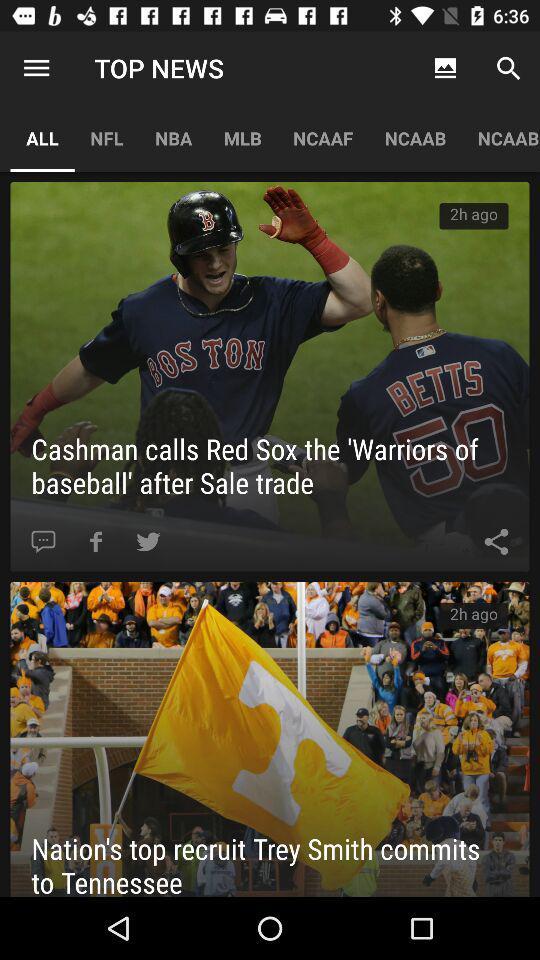 This screenshot has height=960, width=540. What do you see at coordinates (242, 137) in the screenshot?
I see `the mlb` at bounding box center [242, 137].